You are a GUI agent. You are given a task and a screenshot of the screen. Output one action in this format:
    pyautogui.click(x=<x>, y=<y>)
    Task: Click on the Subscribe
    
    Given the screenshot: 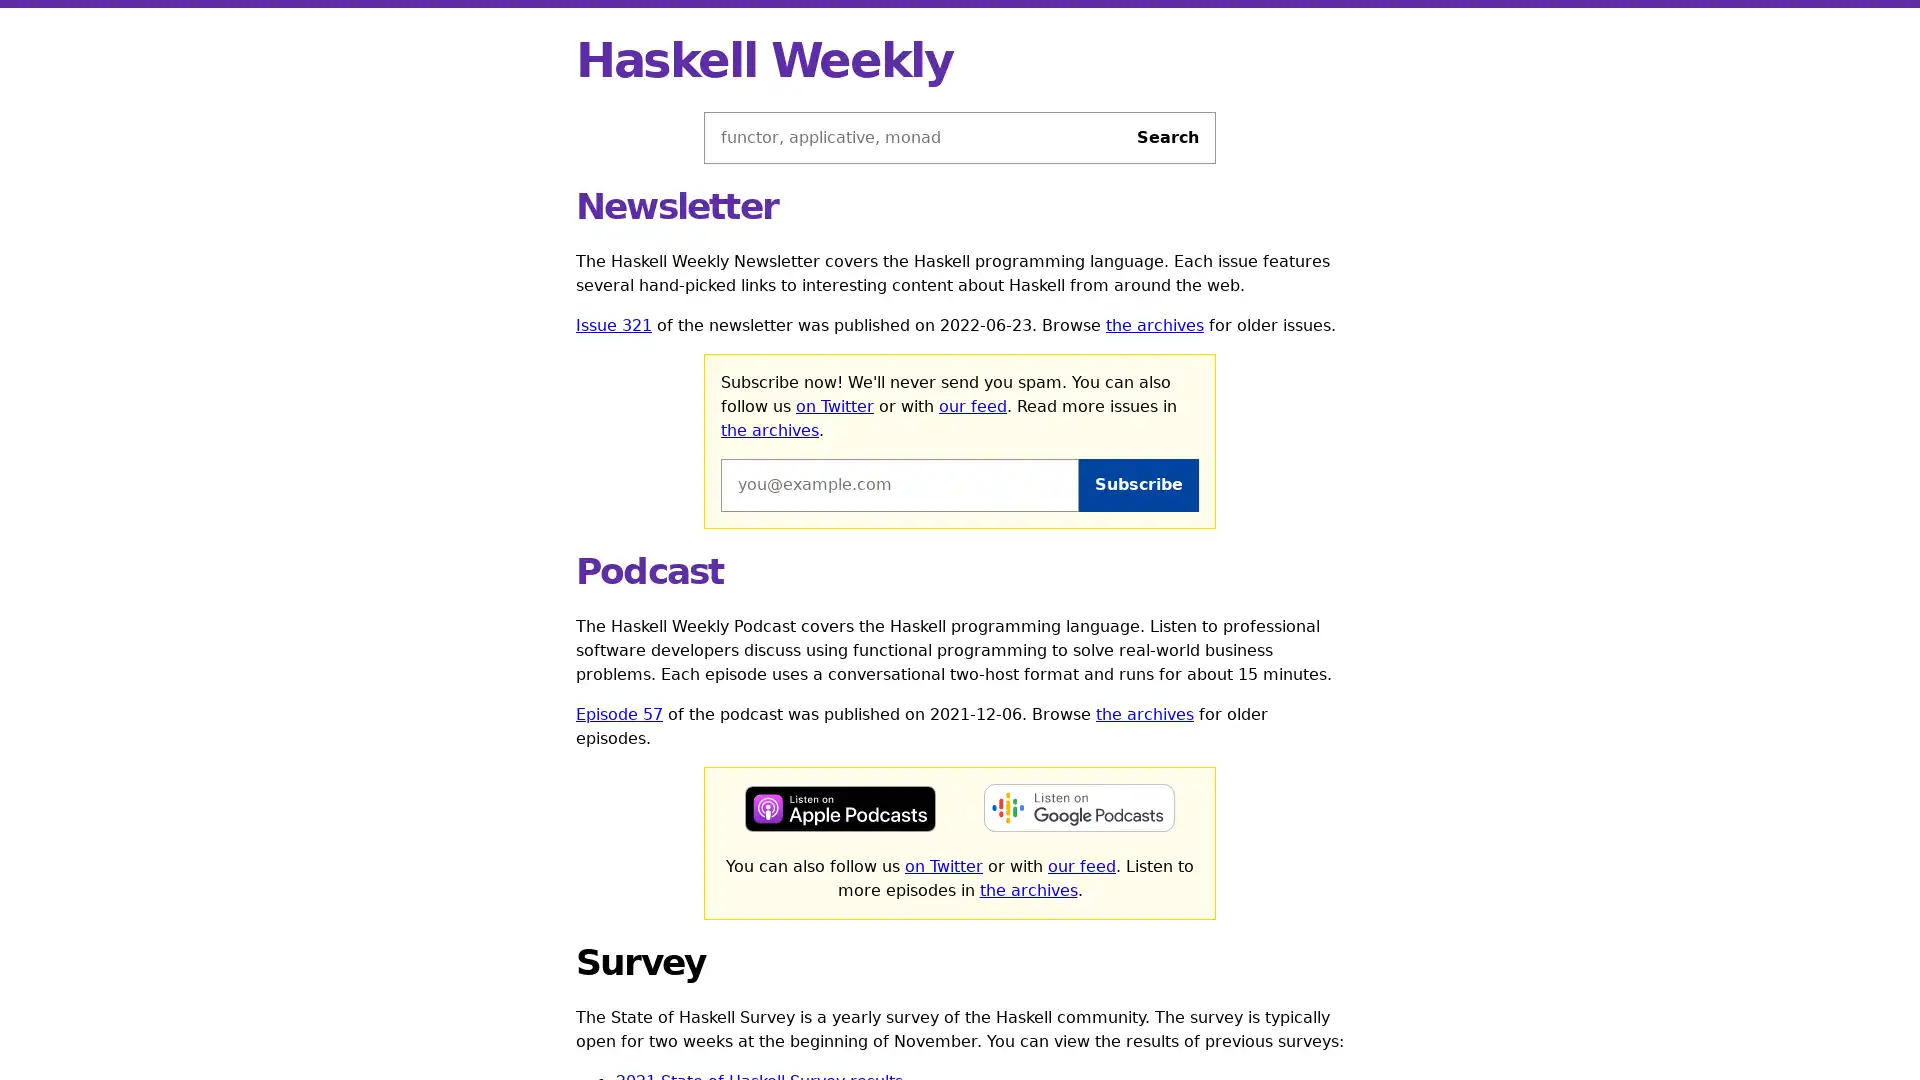 What is the action you would take?
    pyautogui.click(x=1138, y=485)
    